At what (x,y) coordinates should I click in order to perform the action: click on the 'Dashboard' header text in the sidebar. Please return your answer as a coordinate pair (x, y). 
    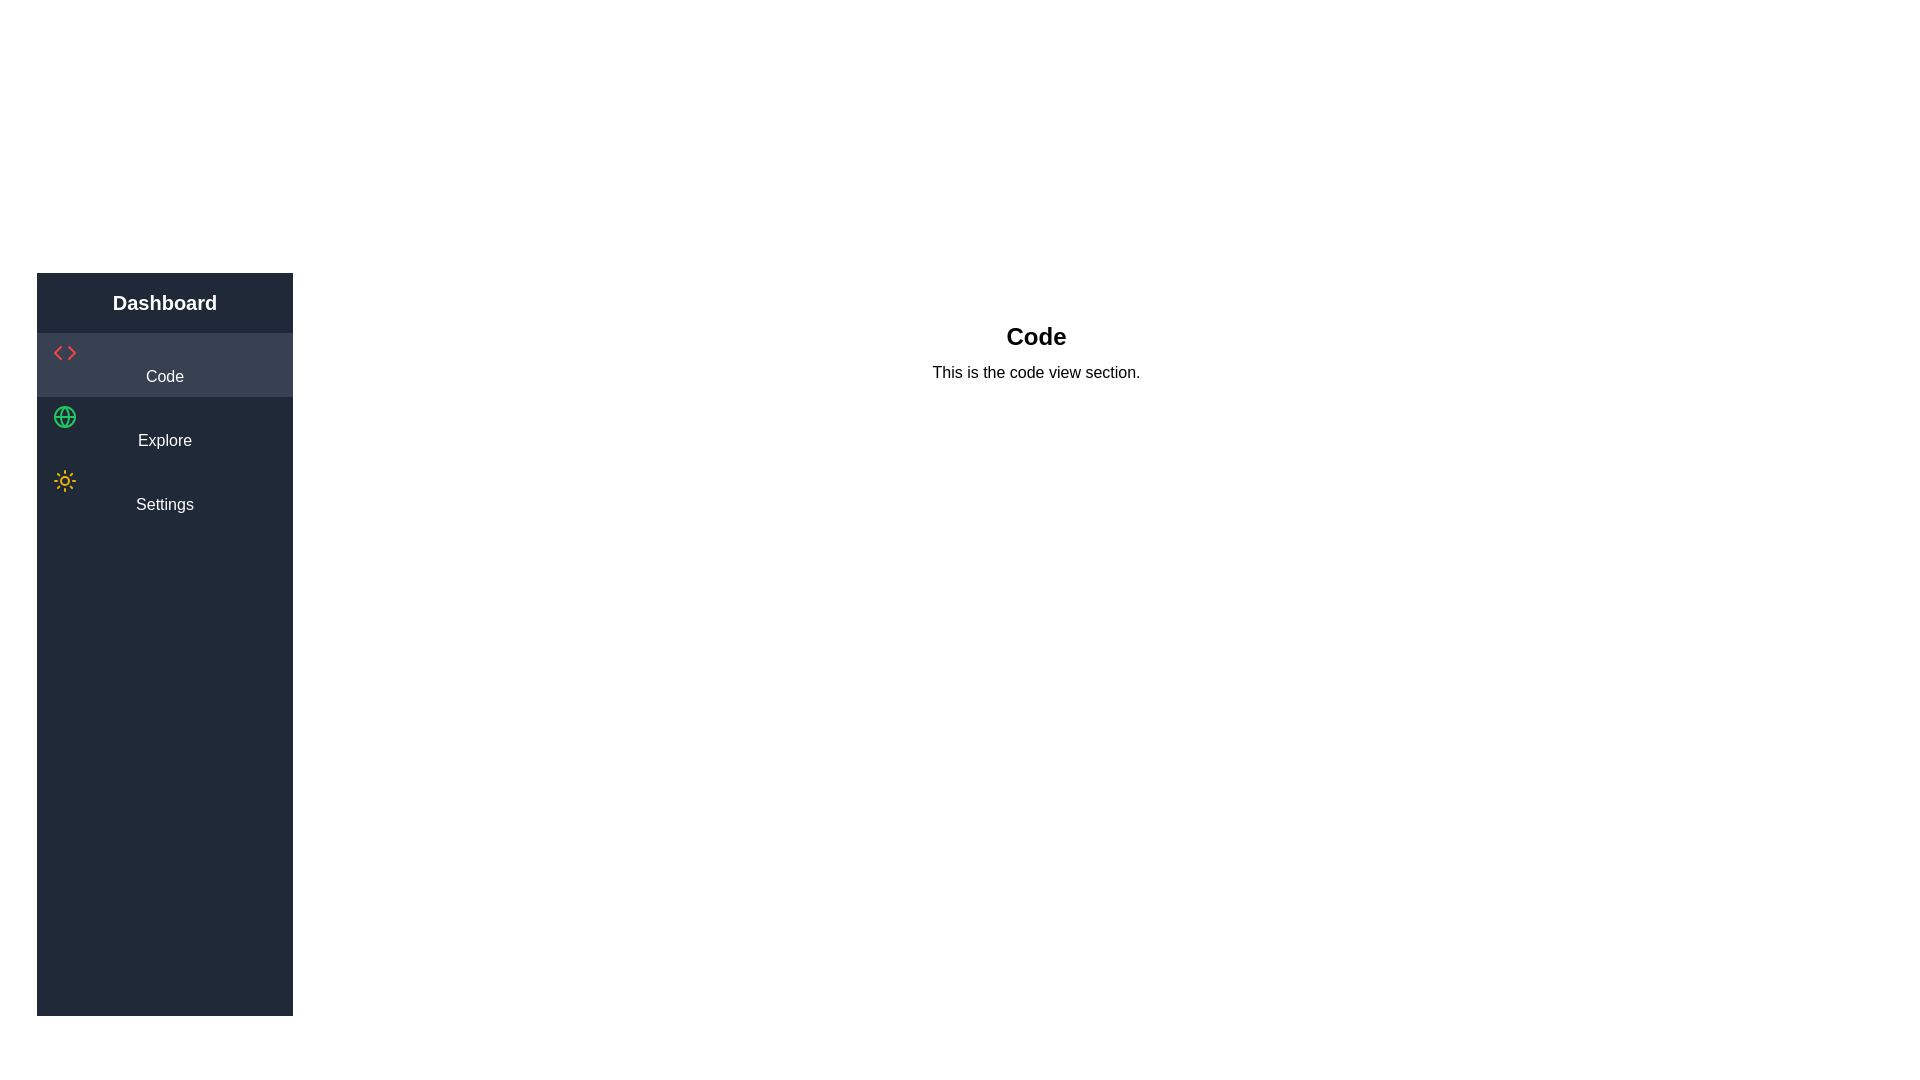
    Looking at the image, I should click on (164, 303).